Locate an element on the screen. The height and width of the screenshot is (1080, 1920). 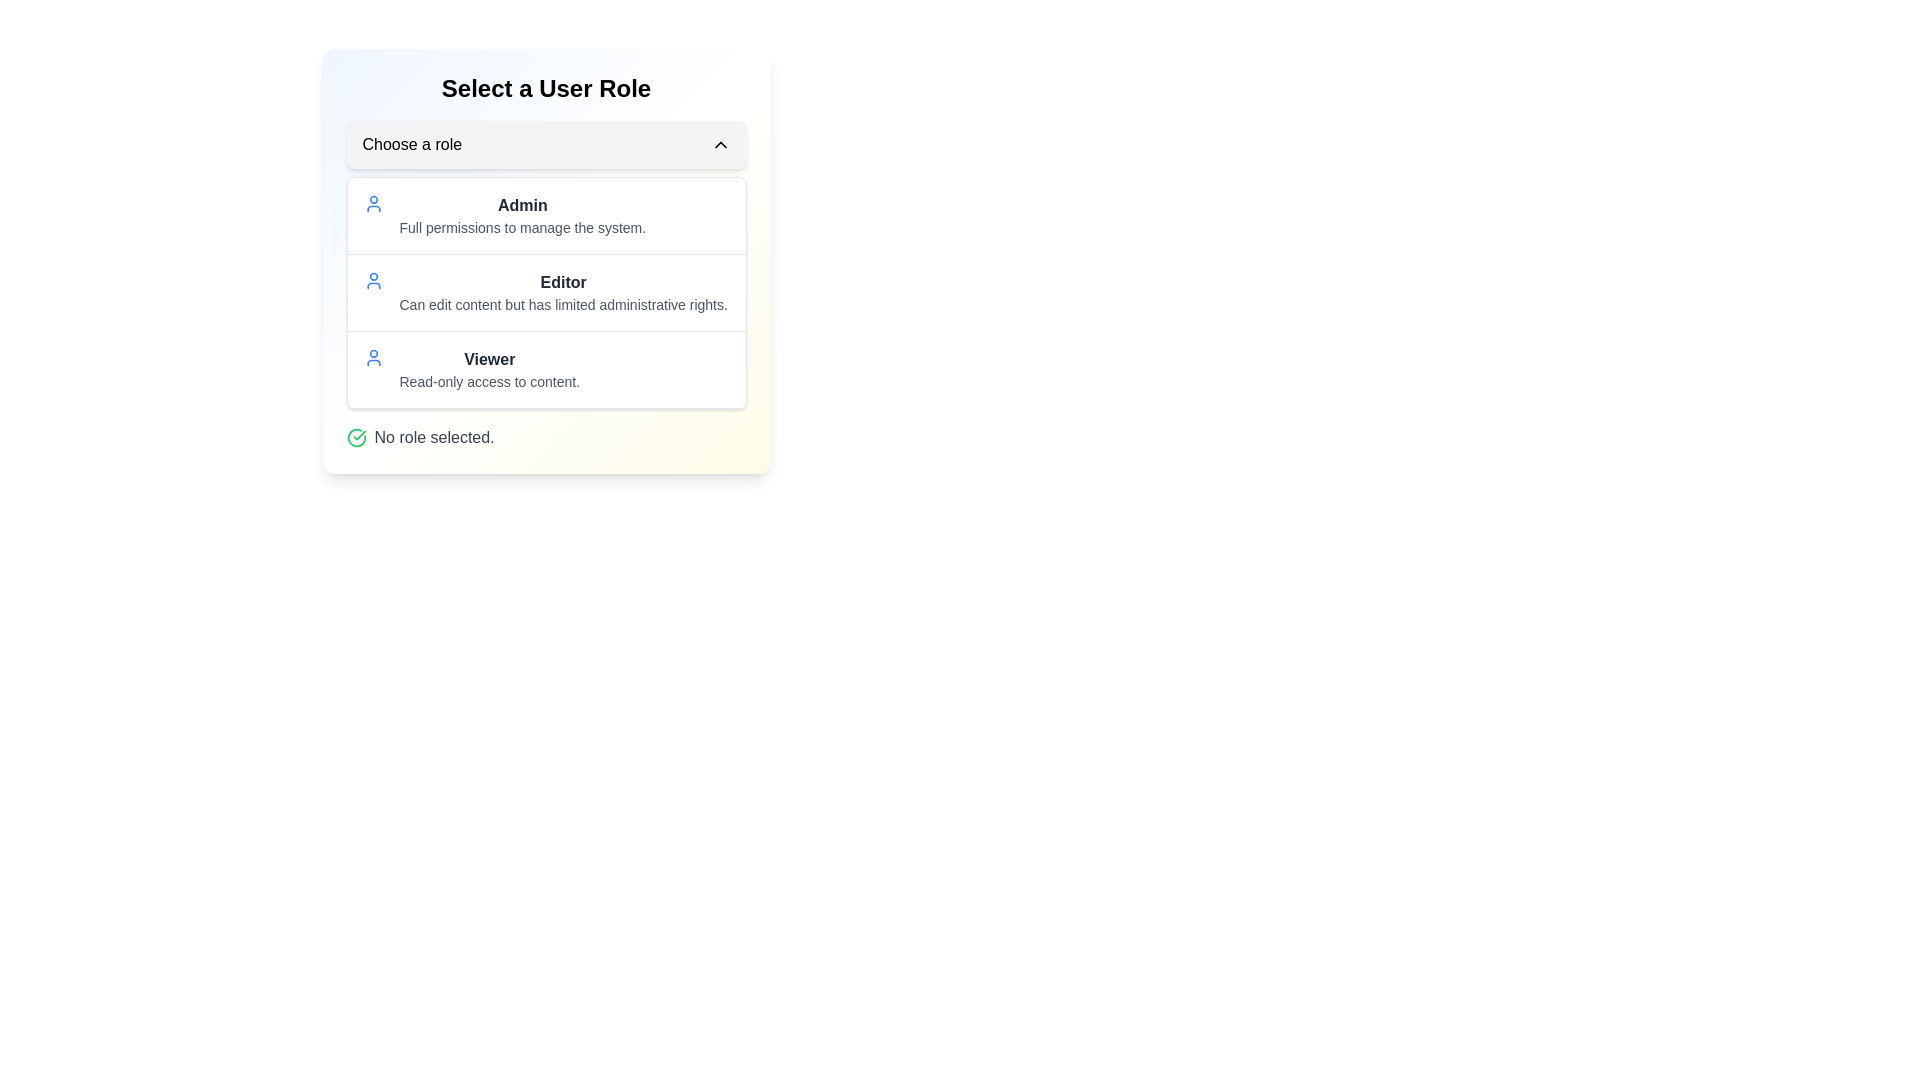
the 'Viewer' selectable role option, which is a text block consisting of the title 'Viewer' in bold and dark text, followed by the subtitle 'Read-only access to content.' is located at coordinates (489, 370).